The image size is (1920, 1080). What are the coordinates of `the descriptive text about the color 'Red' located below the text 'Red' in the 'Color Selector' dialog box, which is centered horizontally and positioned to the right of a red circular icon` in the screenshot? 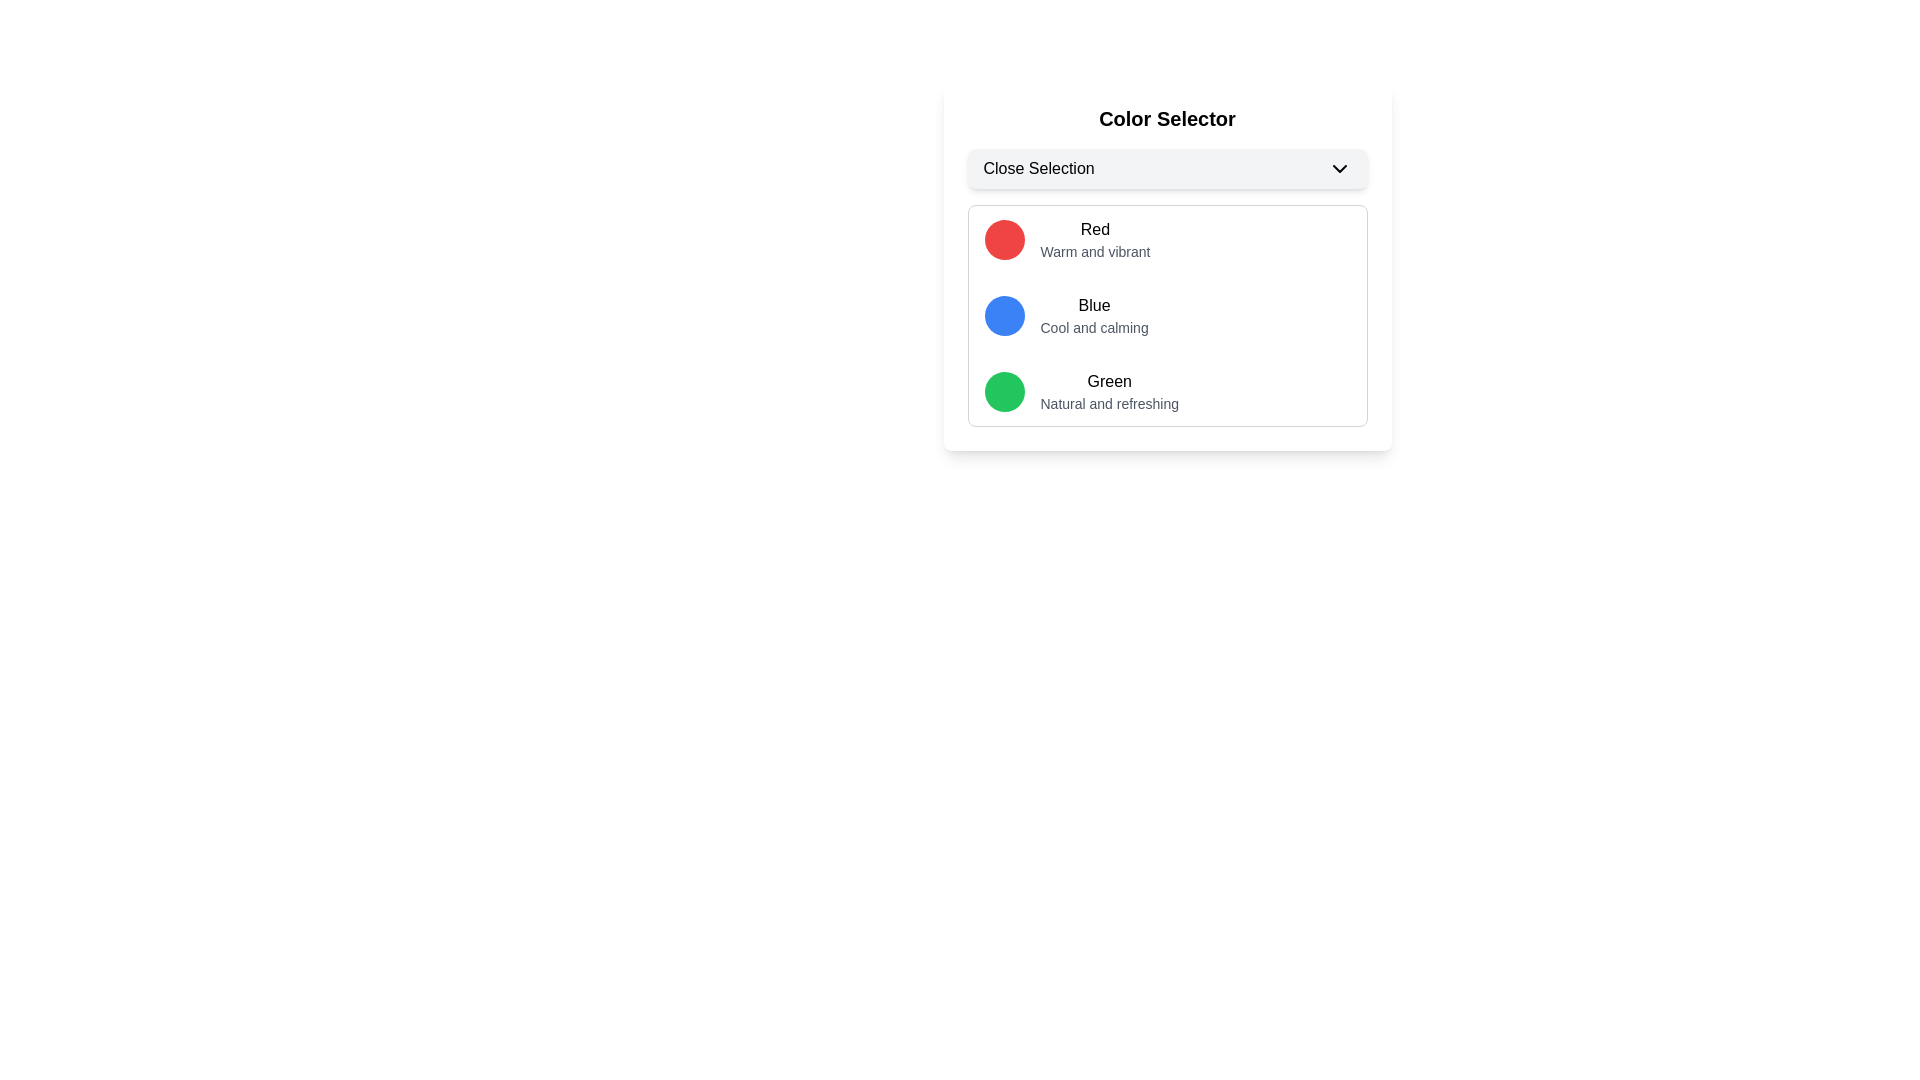 It's located at (1094, 250).